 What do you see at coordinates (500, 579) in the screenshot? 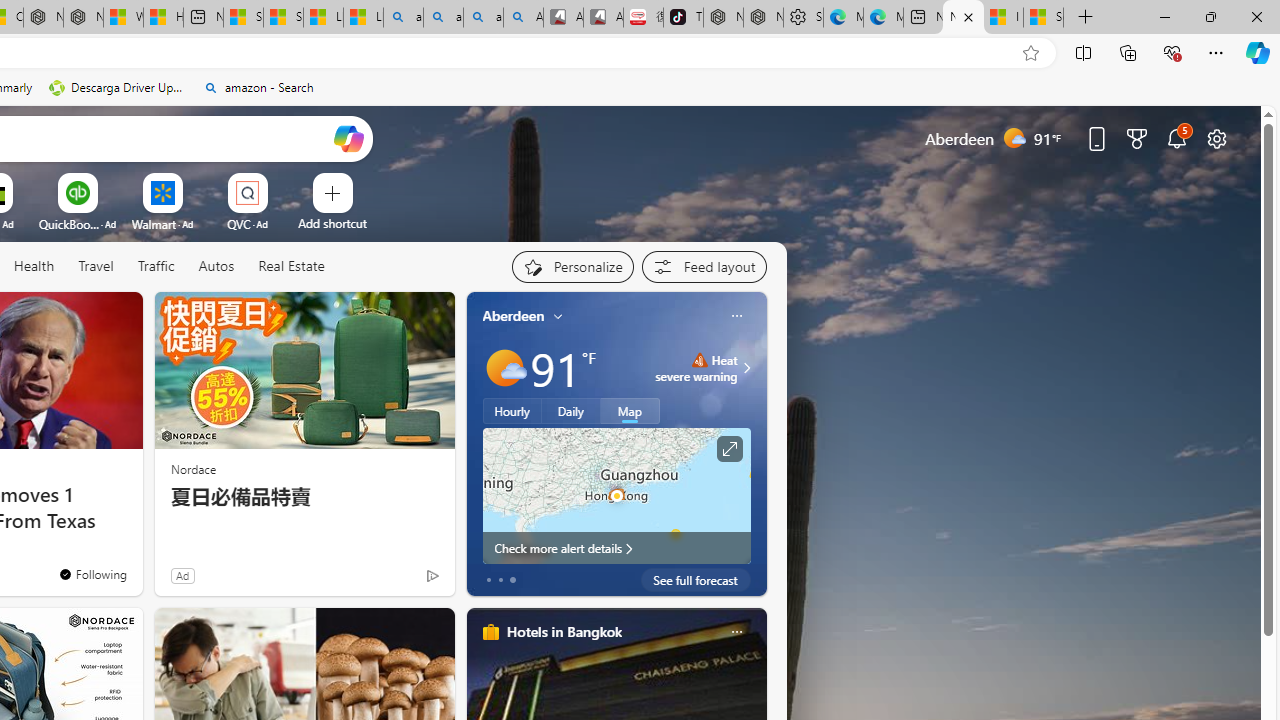
I see `'tab-1'` at bounding box center [500, 579].